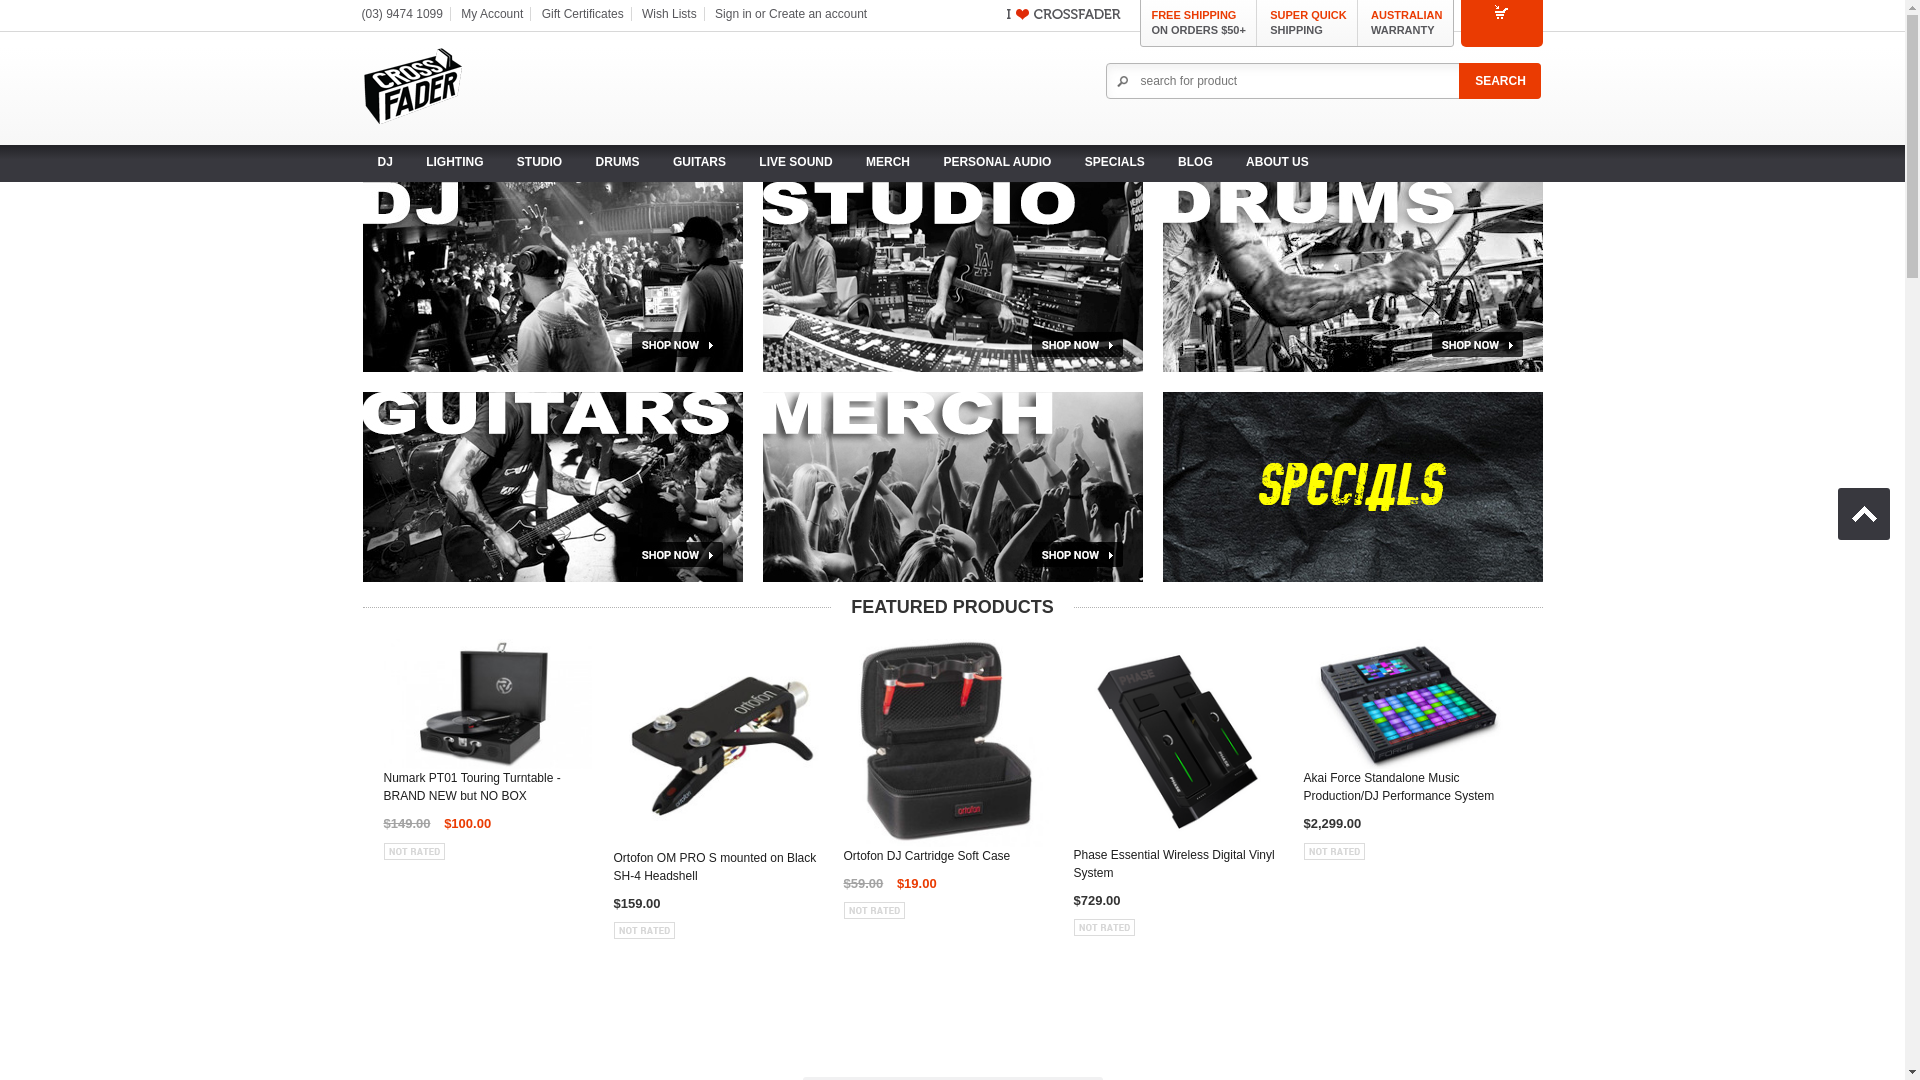 This screenshot has height=1080, width=1920. Describe the element at coordinates (384, 161) in the screenshot. I see `'DJ'` at that location.